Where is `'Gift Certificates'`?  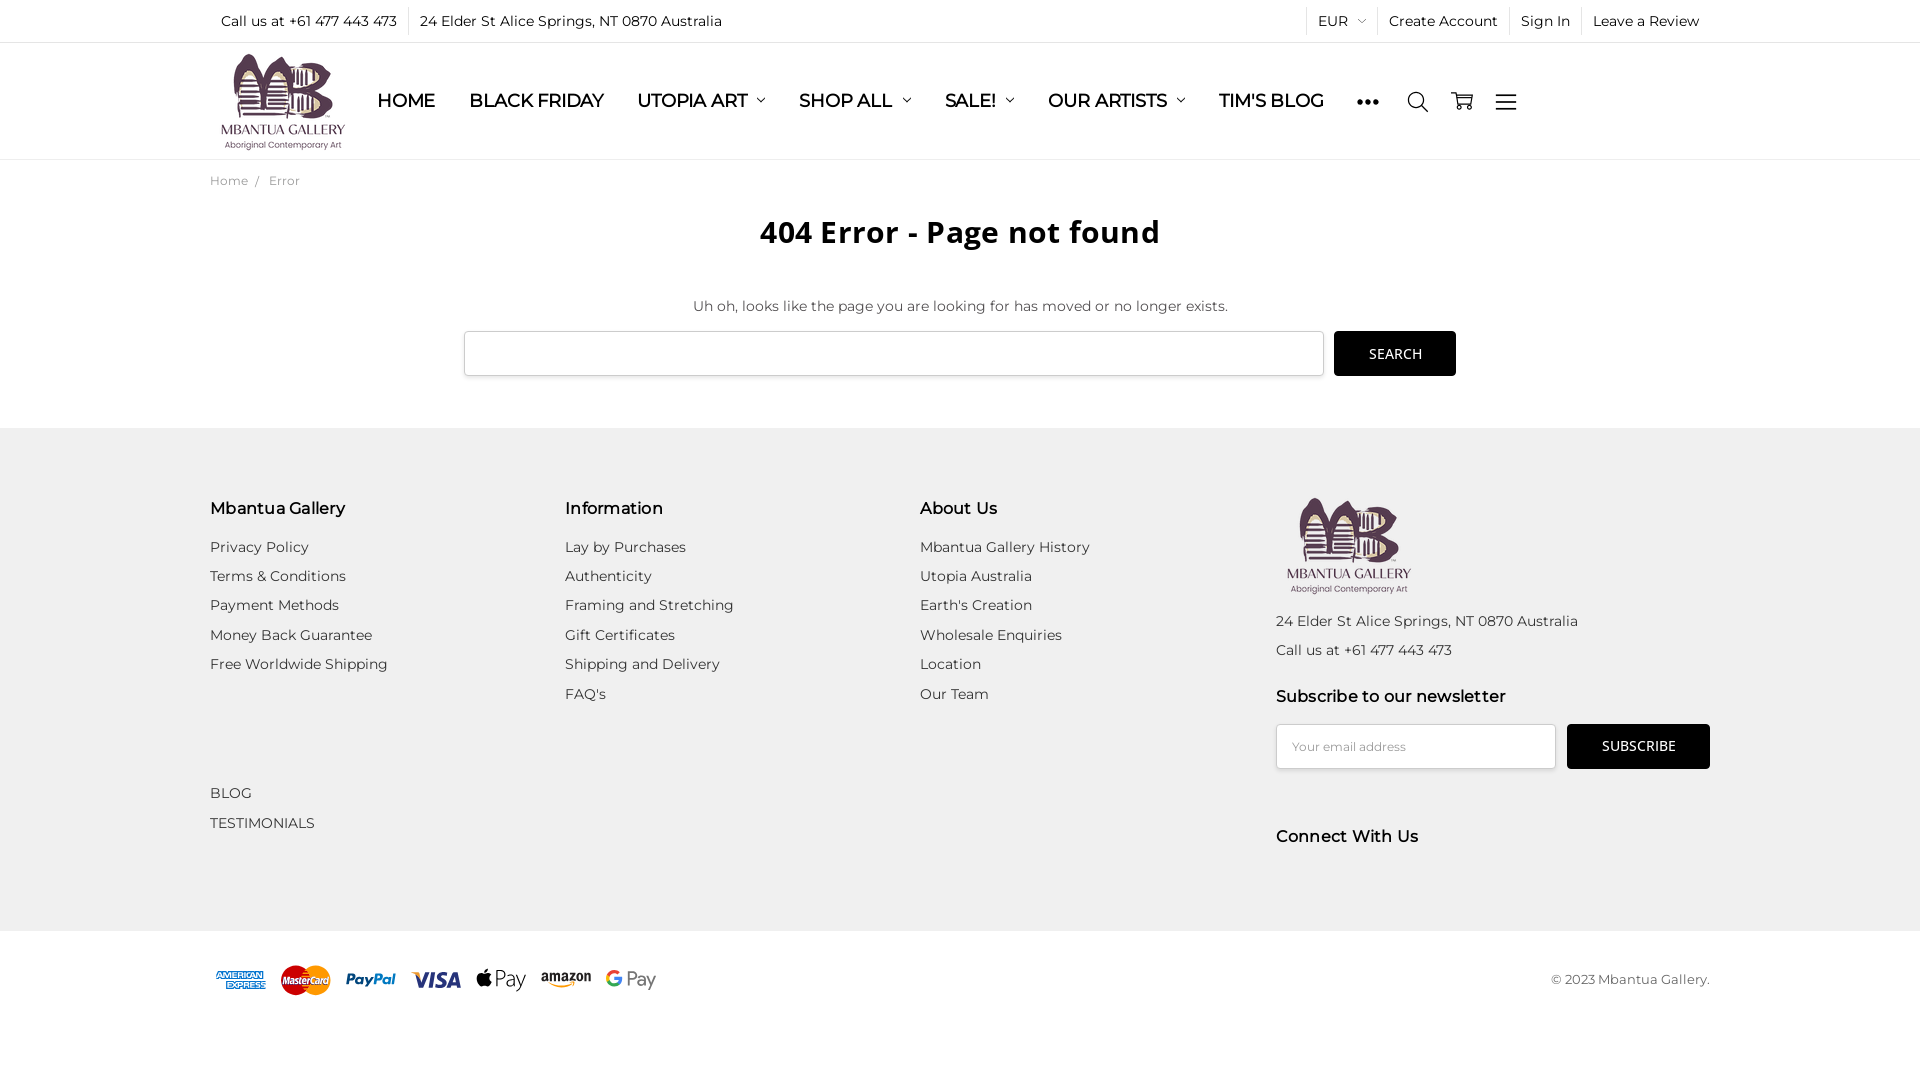 'Gift Certificates' is located at coordinates (564, 635).